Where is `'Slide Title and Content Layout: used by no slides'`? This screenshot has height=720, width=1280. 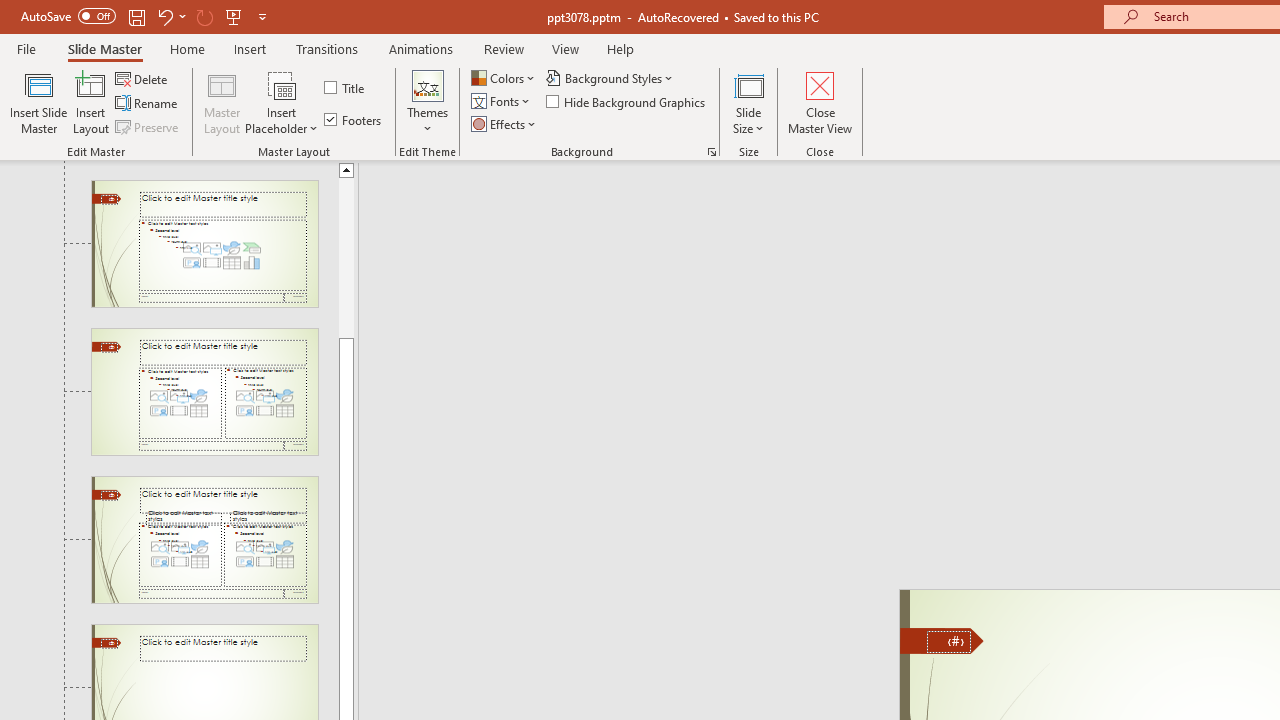 'Slide Title and Content Layout: used by no slides' is located at coordinates (204, 242).